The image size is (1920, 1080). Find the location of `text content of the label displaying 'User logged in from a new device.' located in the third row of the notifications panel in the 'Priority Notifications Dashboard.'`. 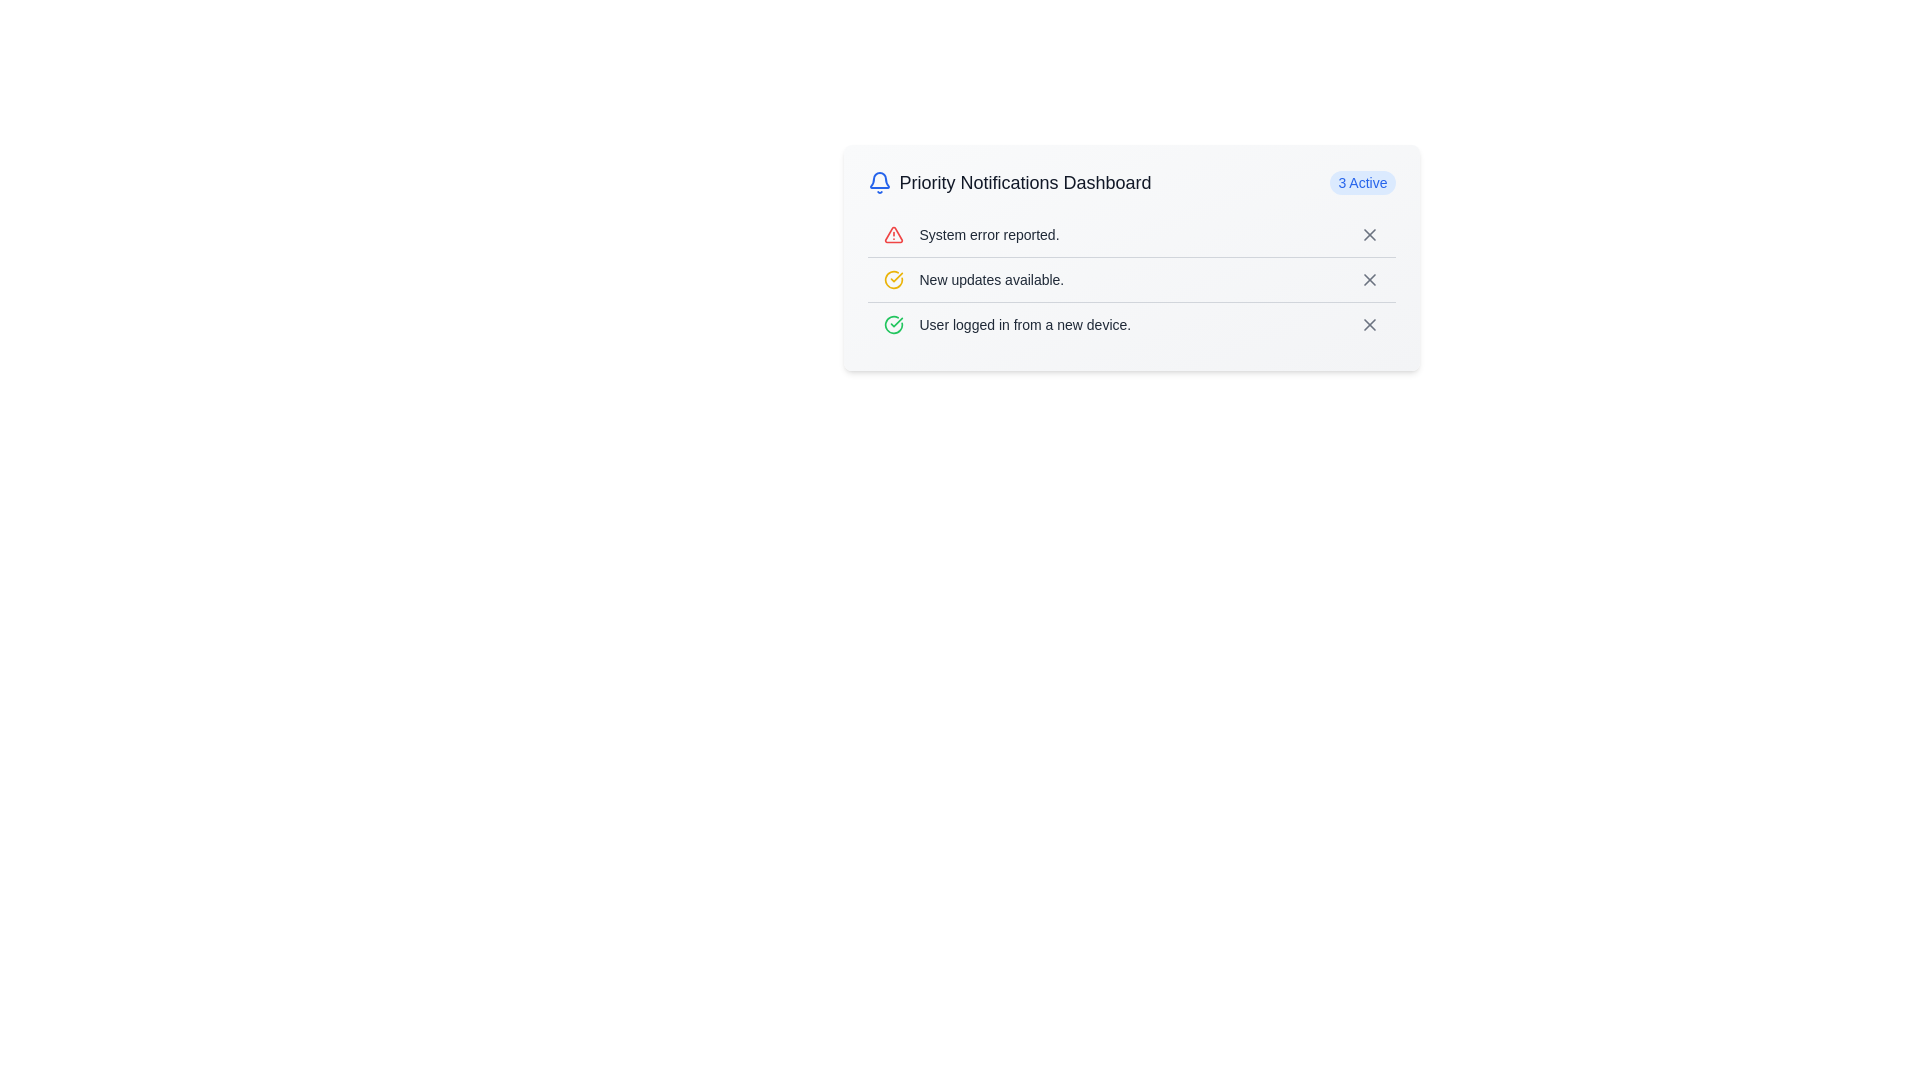

text content of the label displaying 'User logged in from a new device.' located in the third row of the notifications panel in the 'Priority Notifications Dashboard.' is located at coordinates (1025, 323).